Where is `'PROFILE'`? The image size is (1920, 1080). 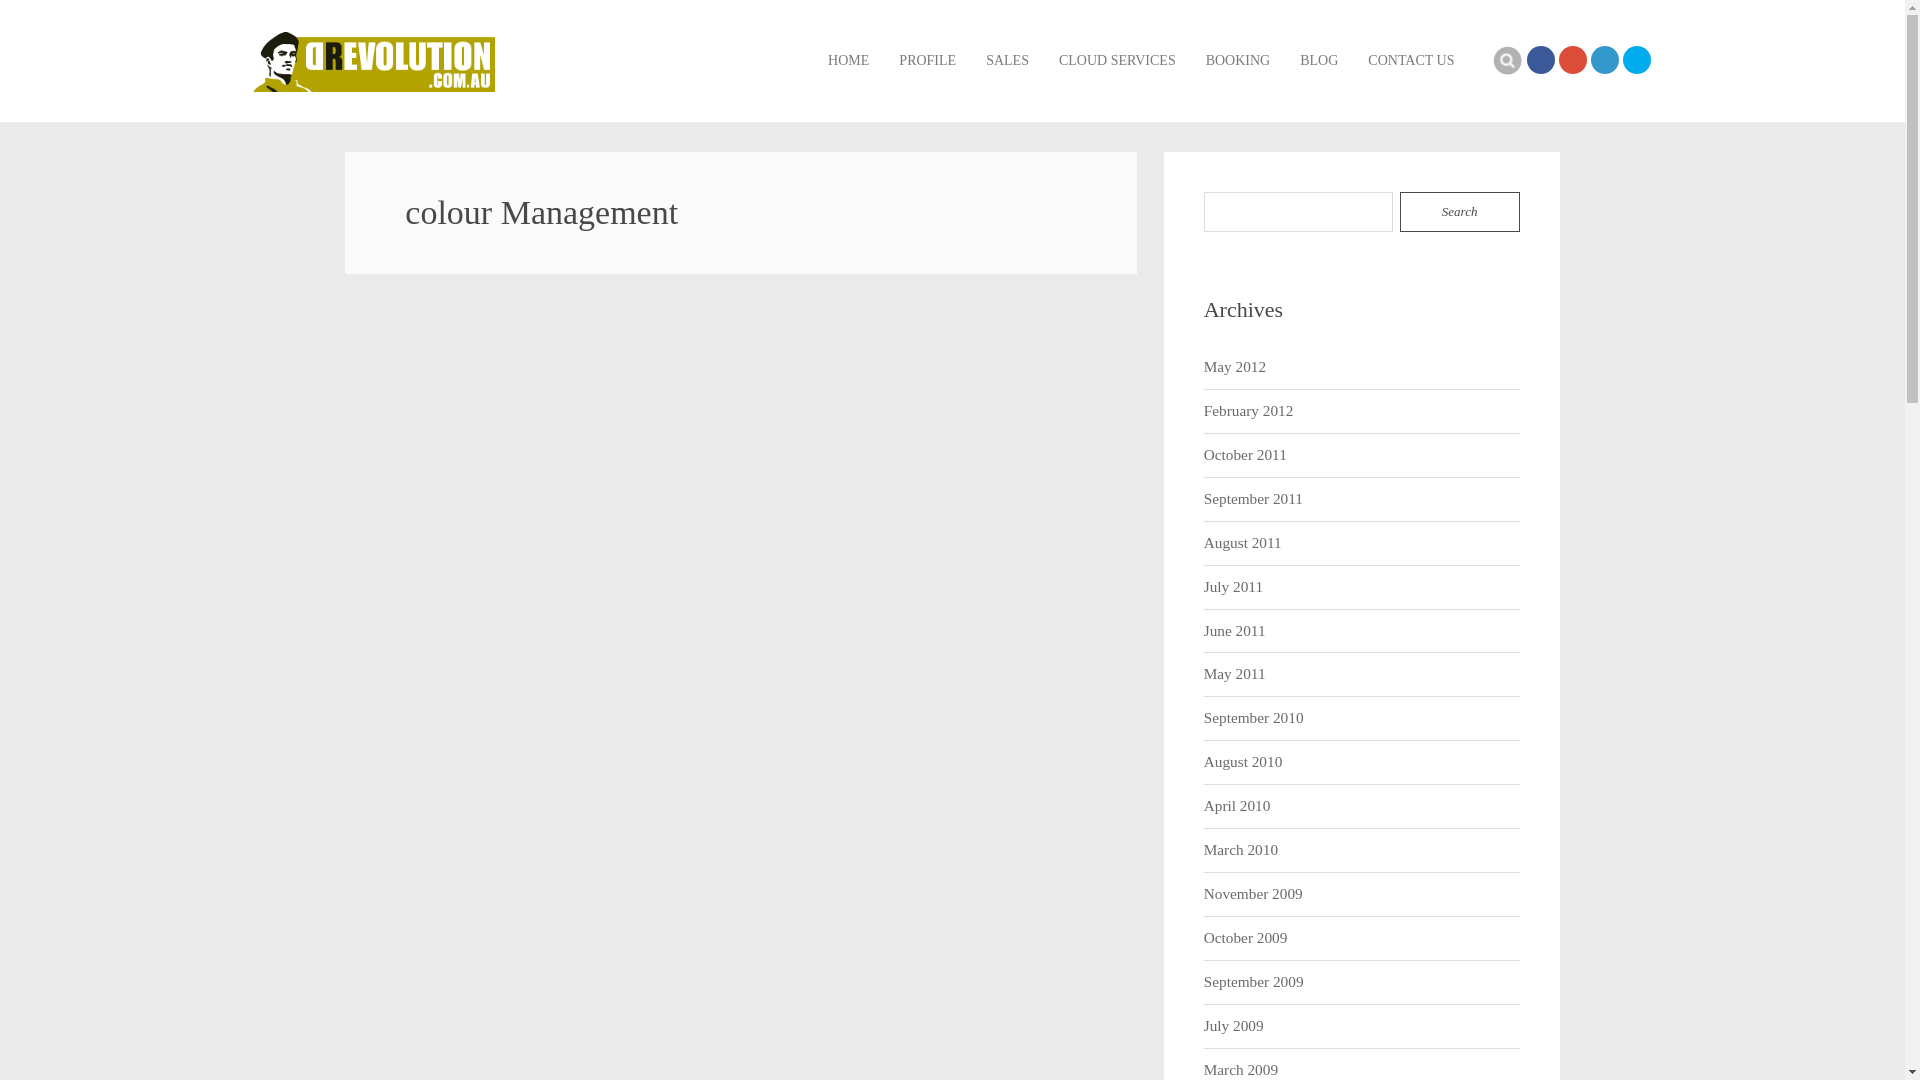 'PROFILE' is located at coordinates (926, 60).